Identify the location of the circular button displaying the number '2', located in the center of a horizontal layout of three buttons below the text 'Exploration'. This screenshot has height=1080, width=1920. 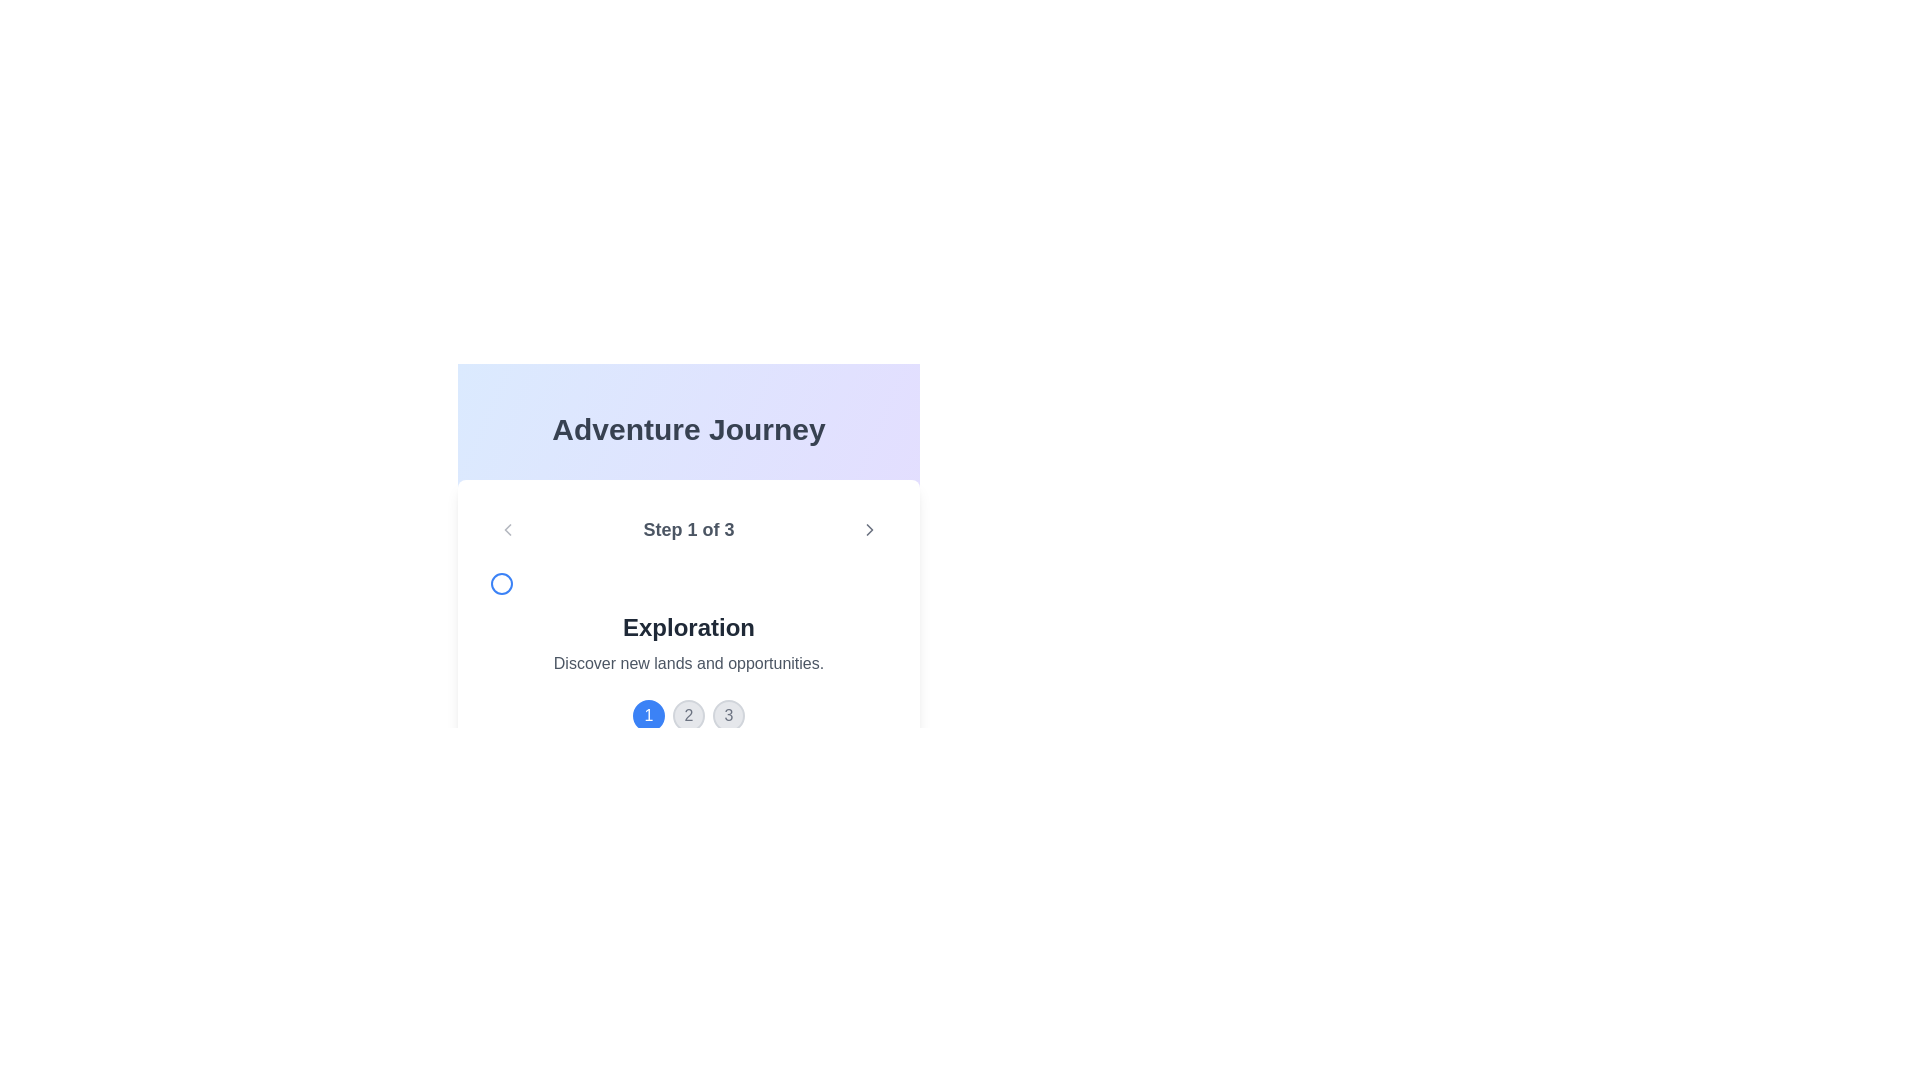
(689, 715).